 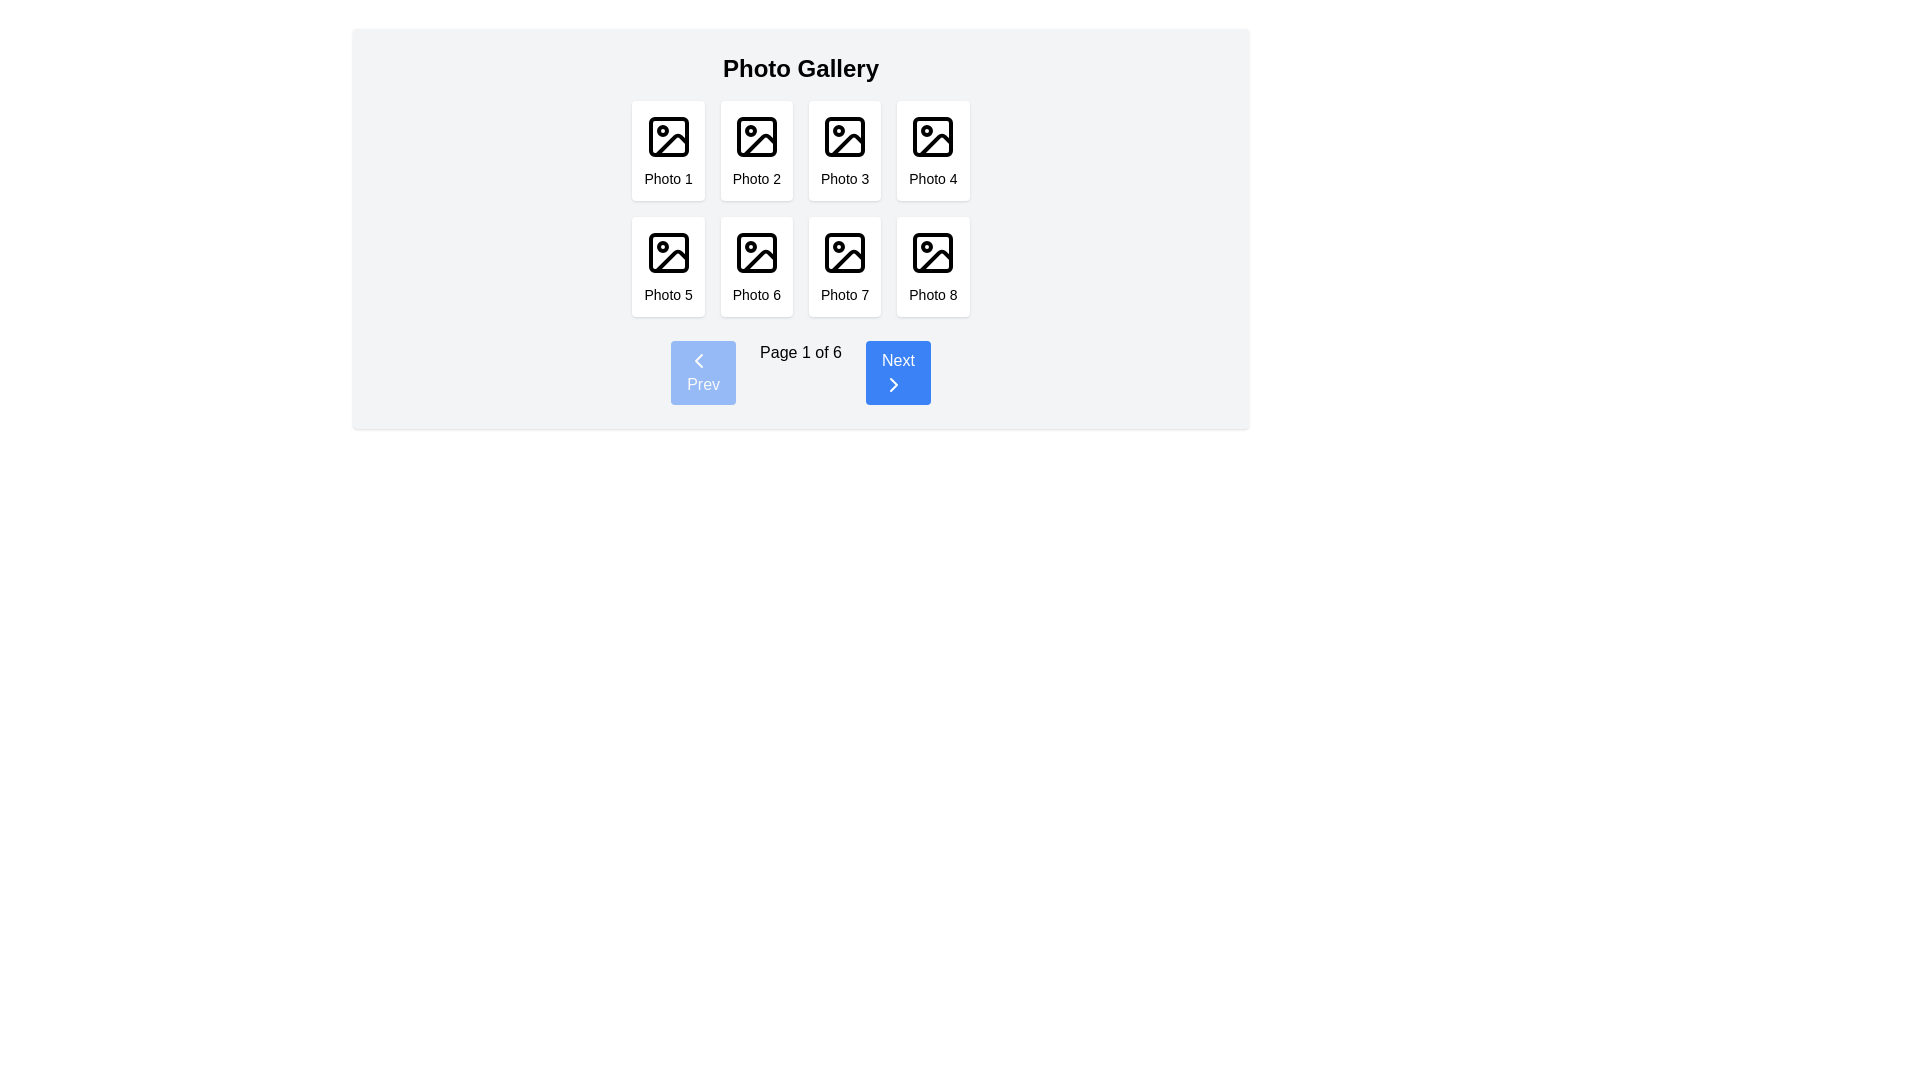 I want to click on the decorative rectangle shape that is part of the 'Photo 5' image icon in the second row, first column of the photo gallery grid, so click(x=668, y=252).